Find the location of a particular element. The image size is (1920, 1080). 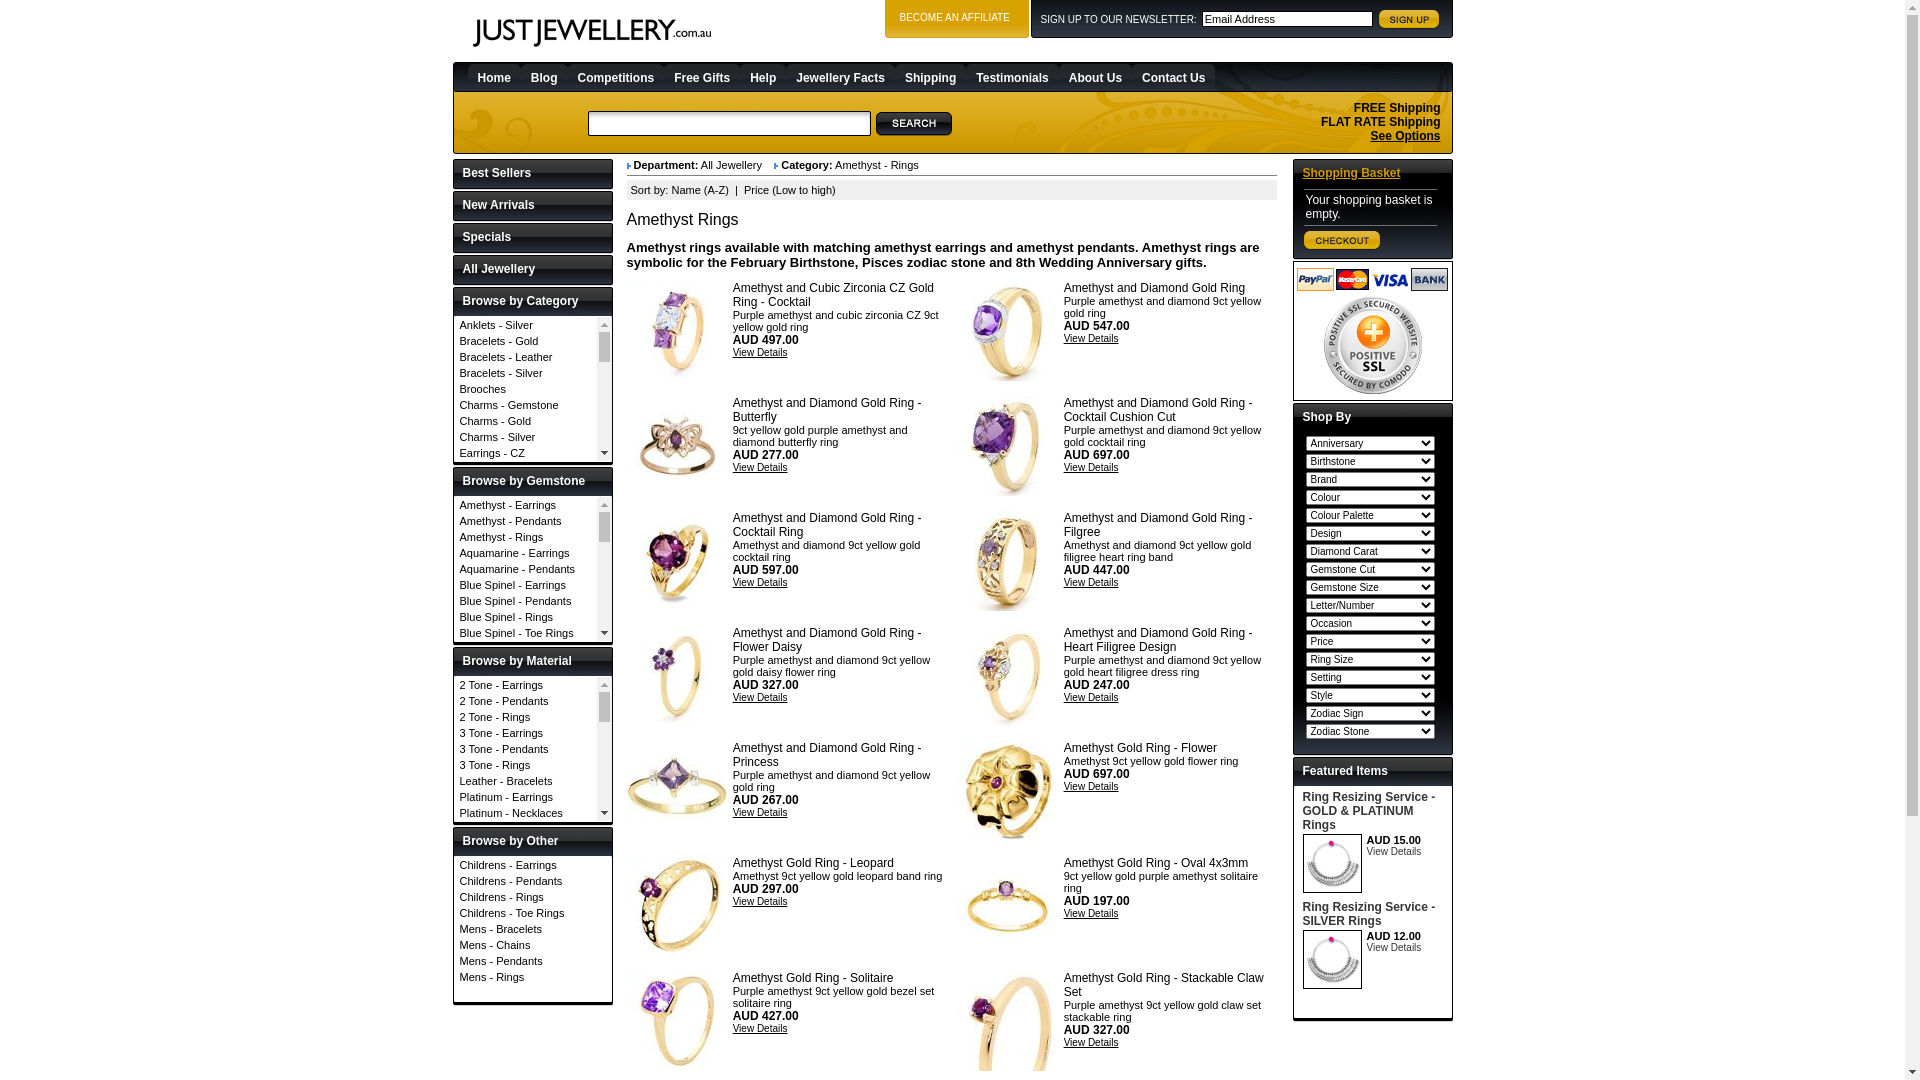

'Specials' is located at coordinates (532, 237).